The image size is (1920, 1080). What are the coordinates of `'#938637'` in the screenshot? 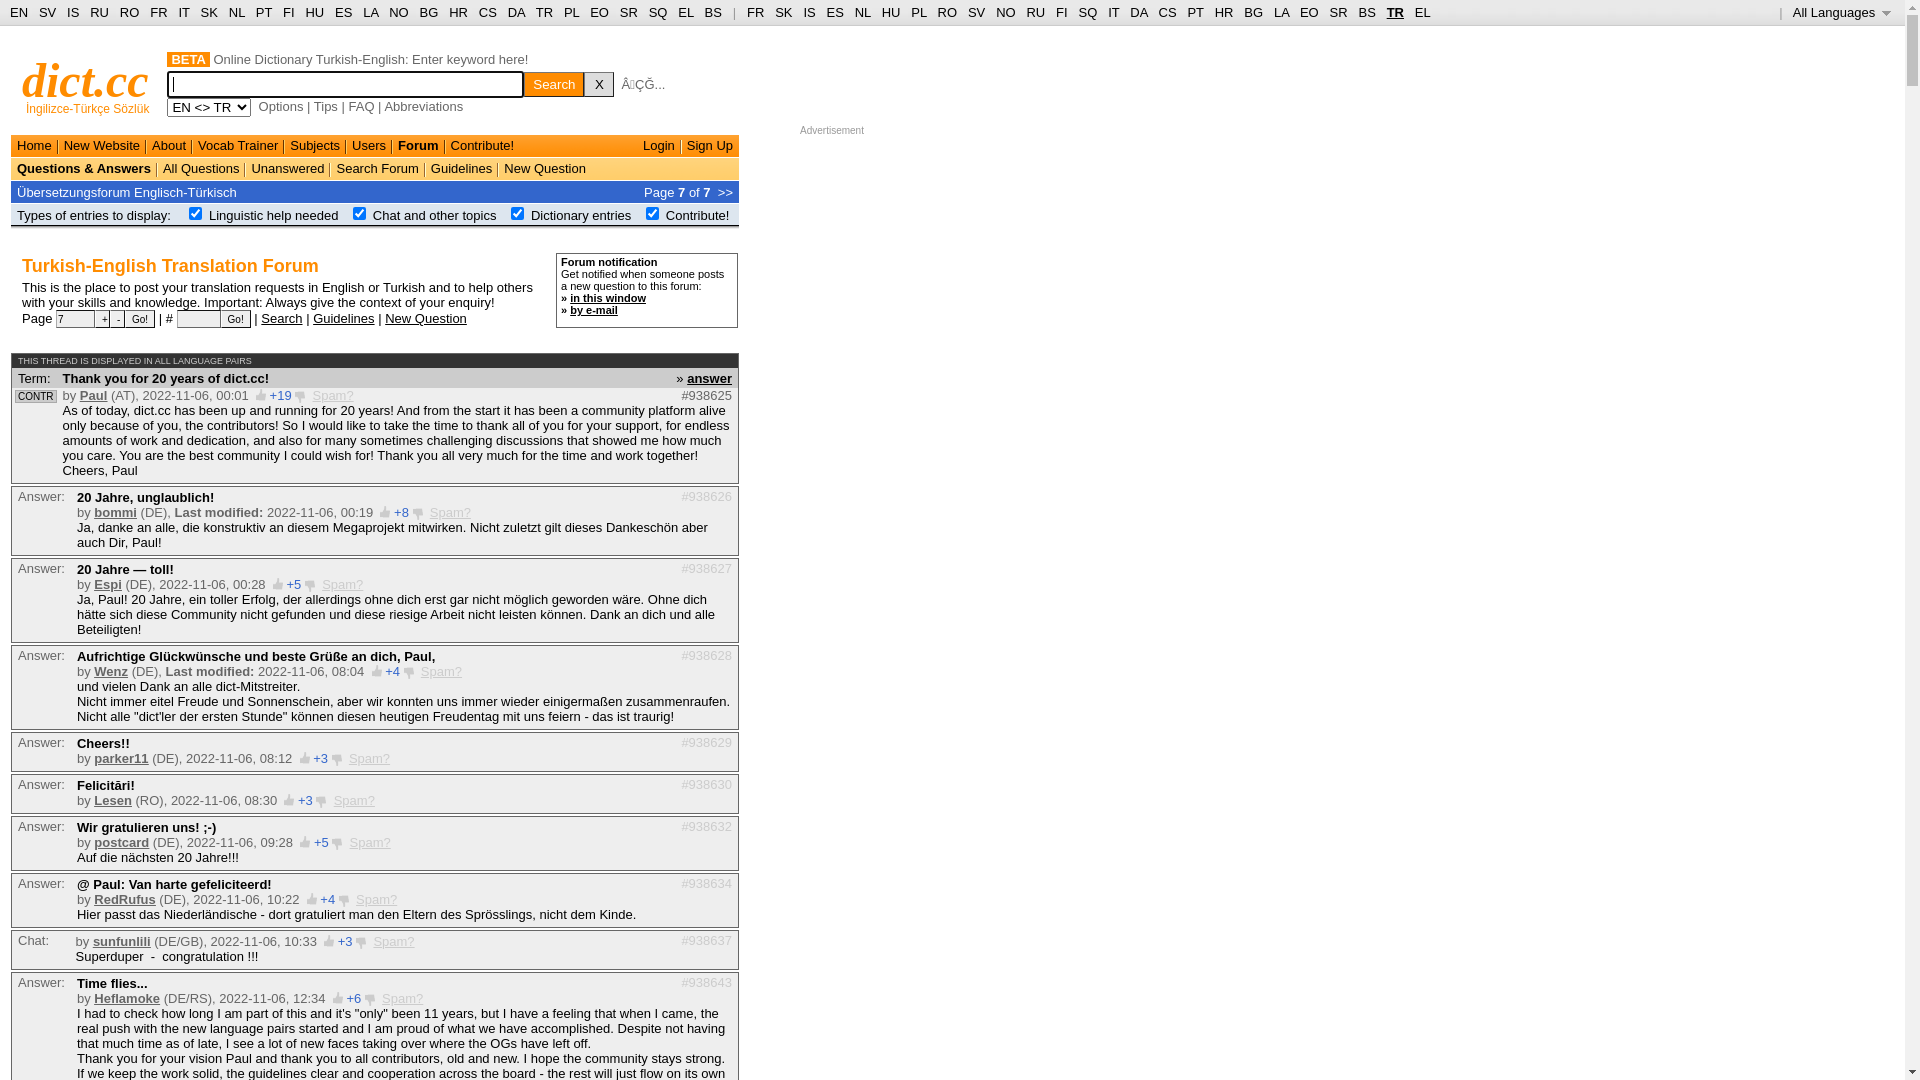 It's located at (681, 939).